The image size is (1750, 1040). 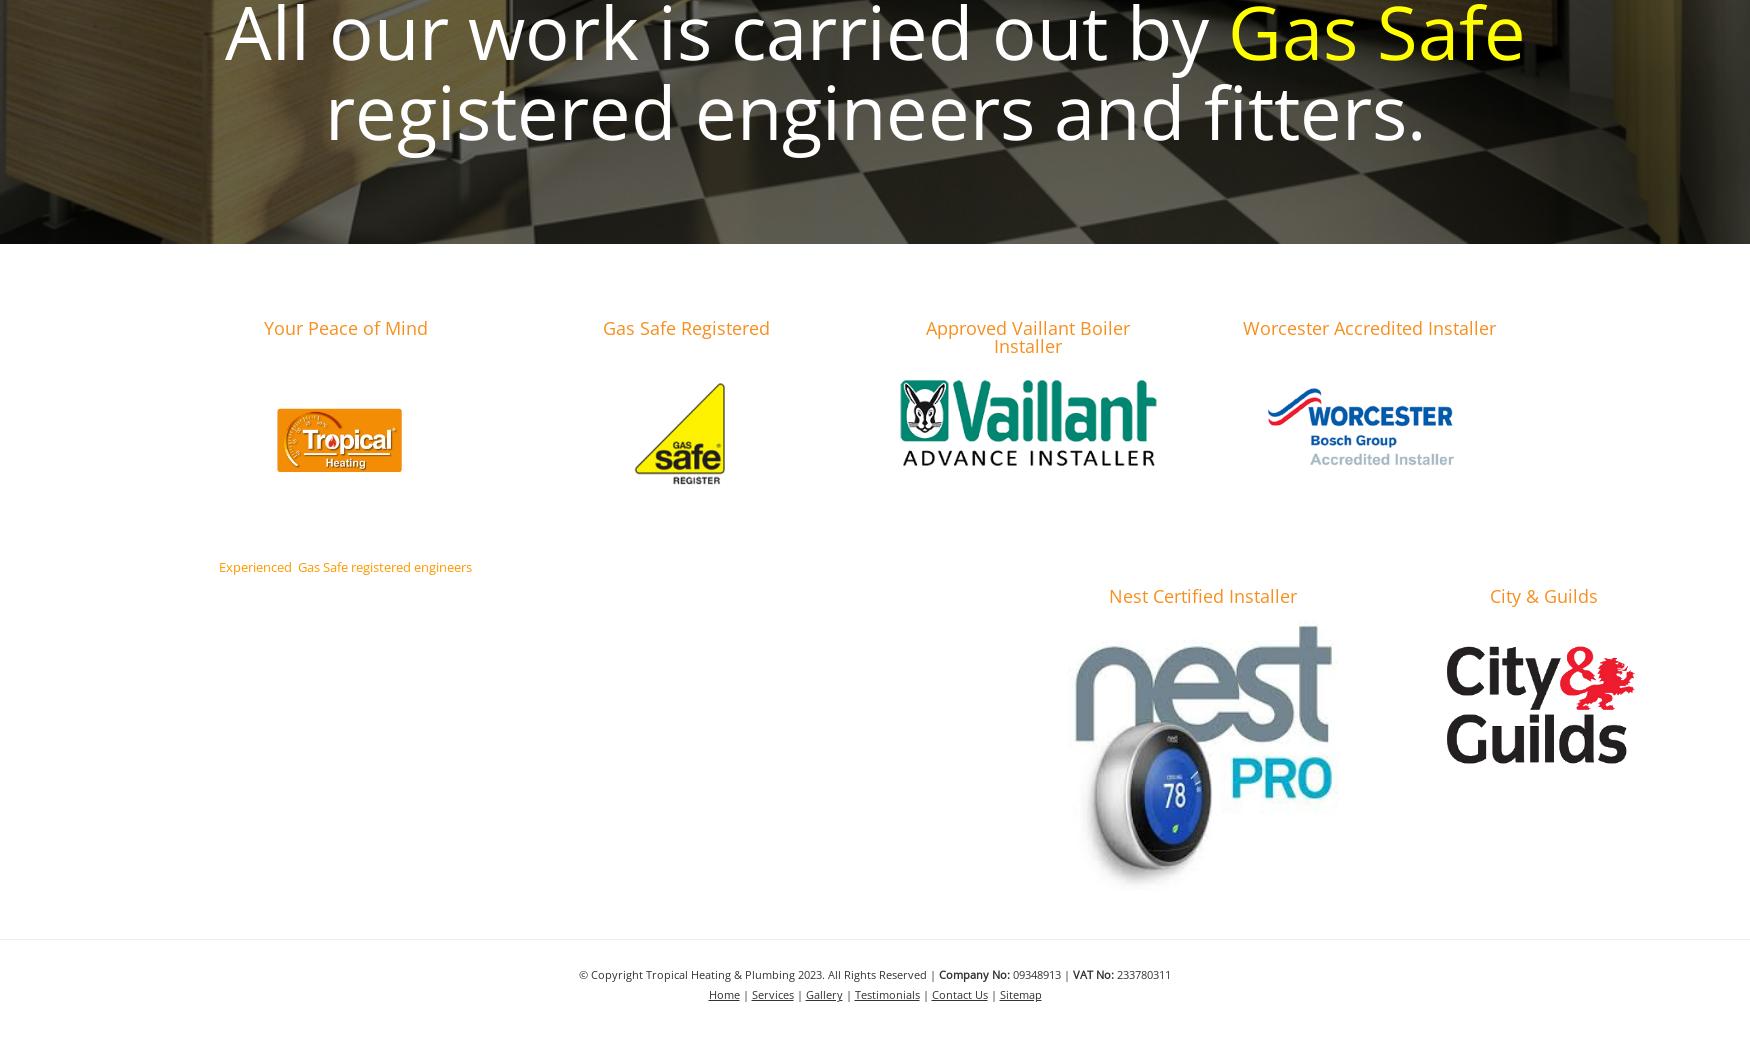 What do you see at coordinates (1202, 595) in the screenshot?
I see `'Nest Certified Installer'` at bounding box center [1202, 595].